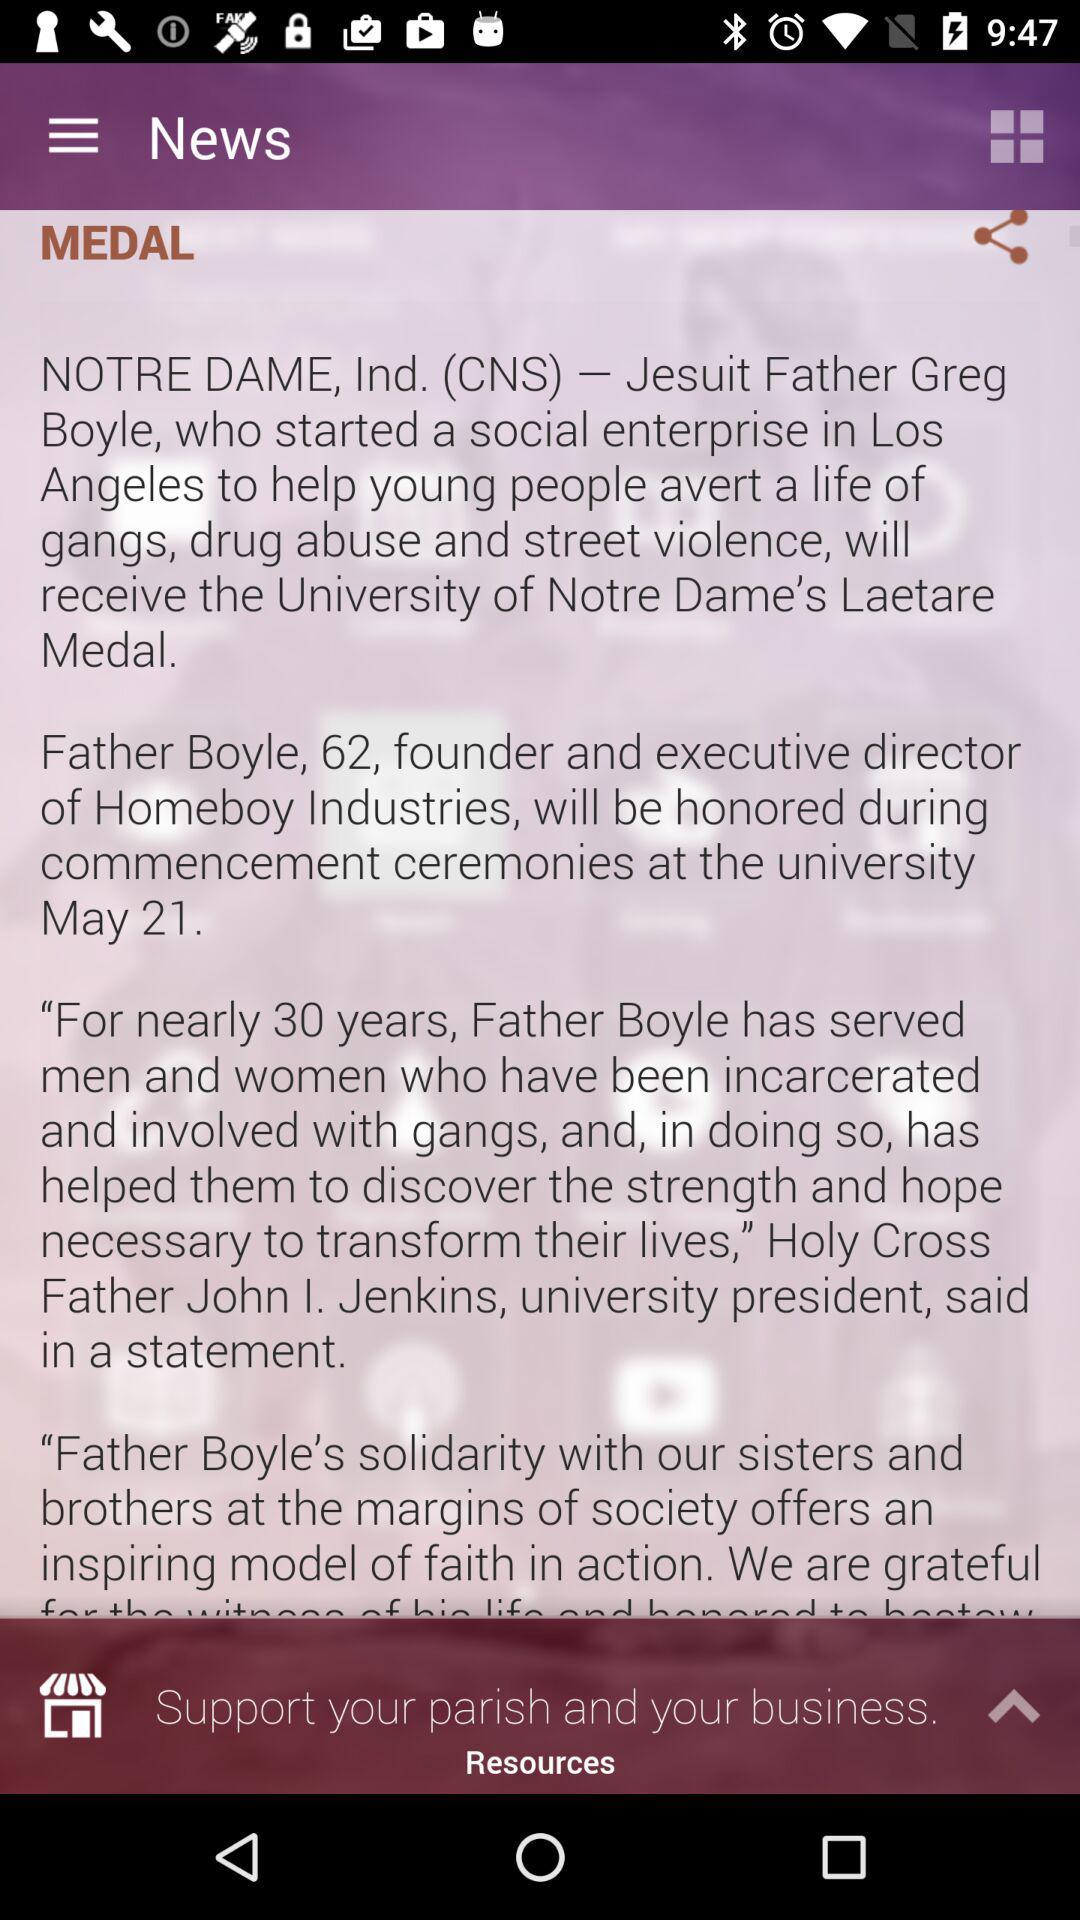 Image resolution: width=1080 pixels, height=1920 pixels. I want to click on the icon below the homeboy industries founder icon, so click(540, 957).